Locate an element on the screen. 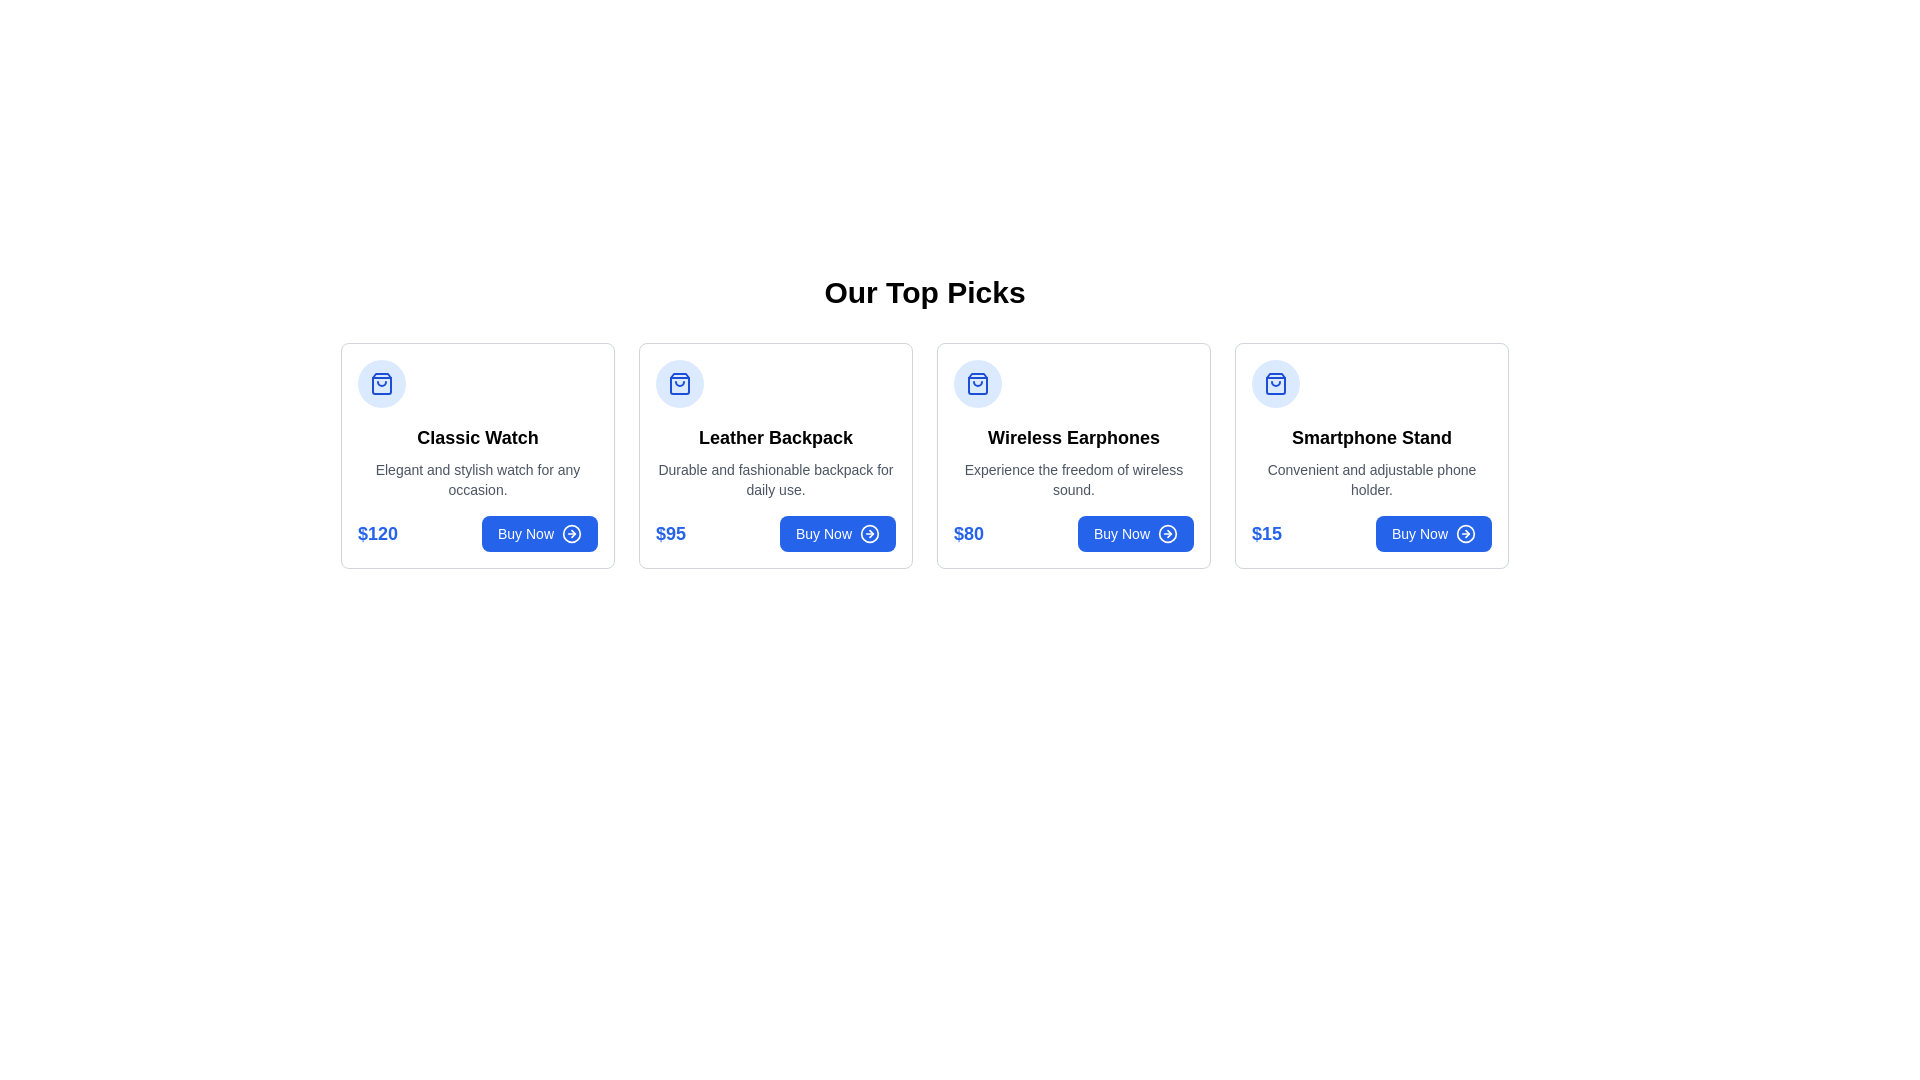  the directional icon within the 'Buy Now' button on the 'Leather Backpack' card, which is the second card in a horizontal layout is located at coordinates (869, 532).